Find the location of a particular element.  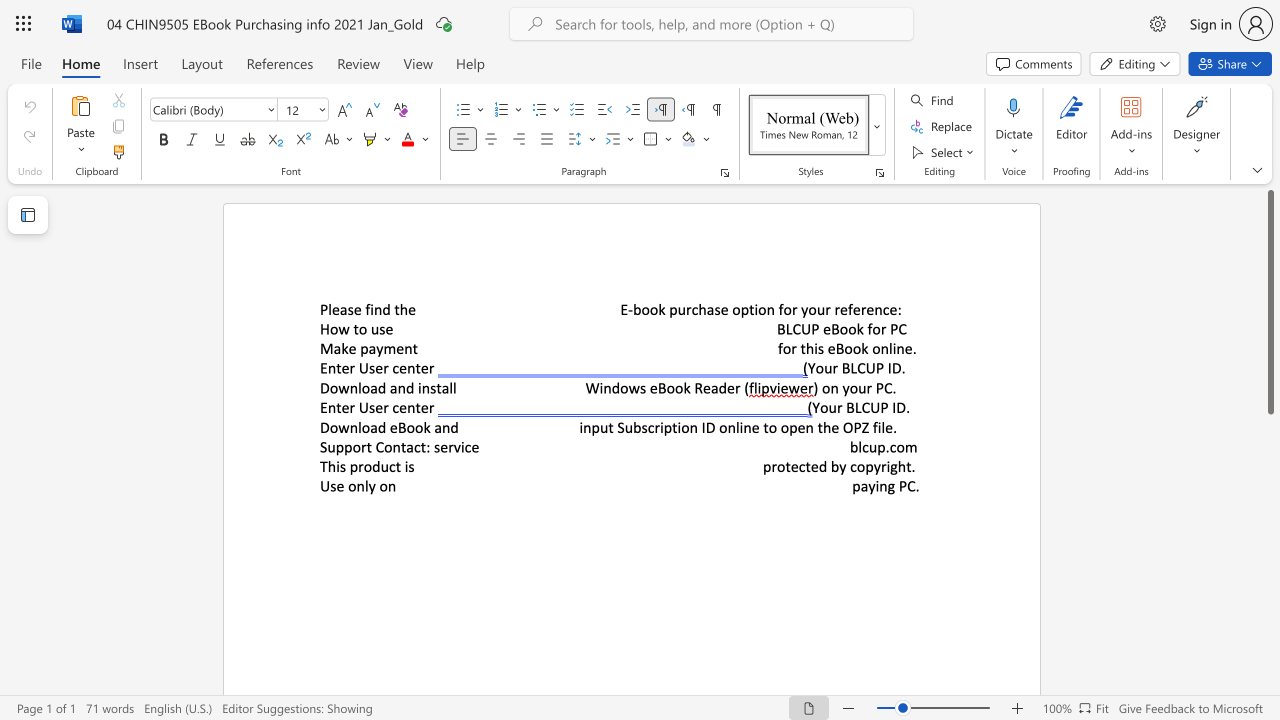

the 1th character "s" in the text is located at coordinates (382, 328).